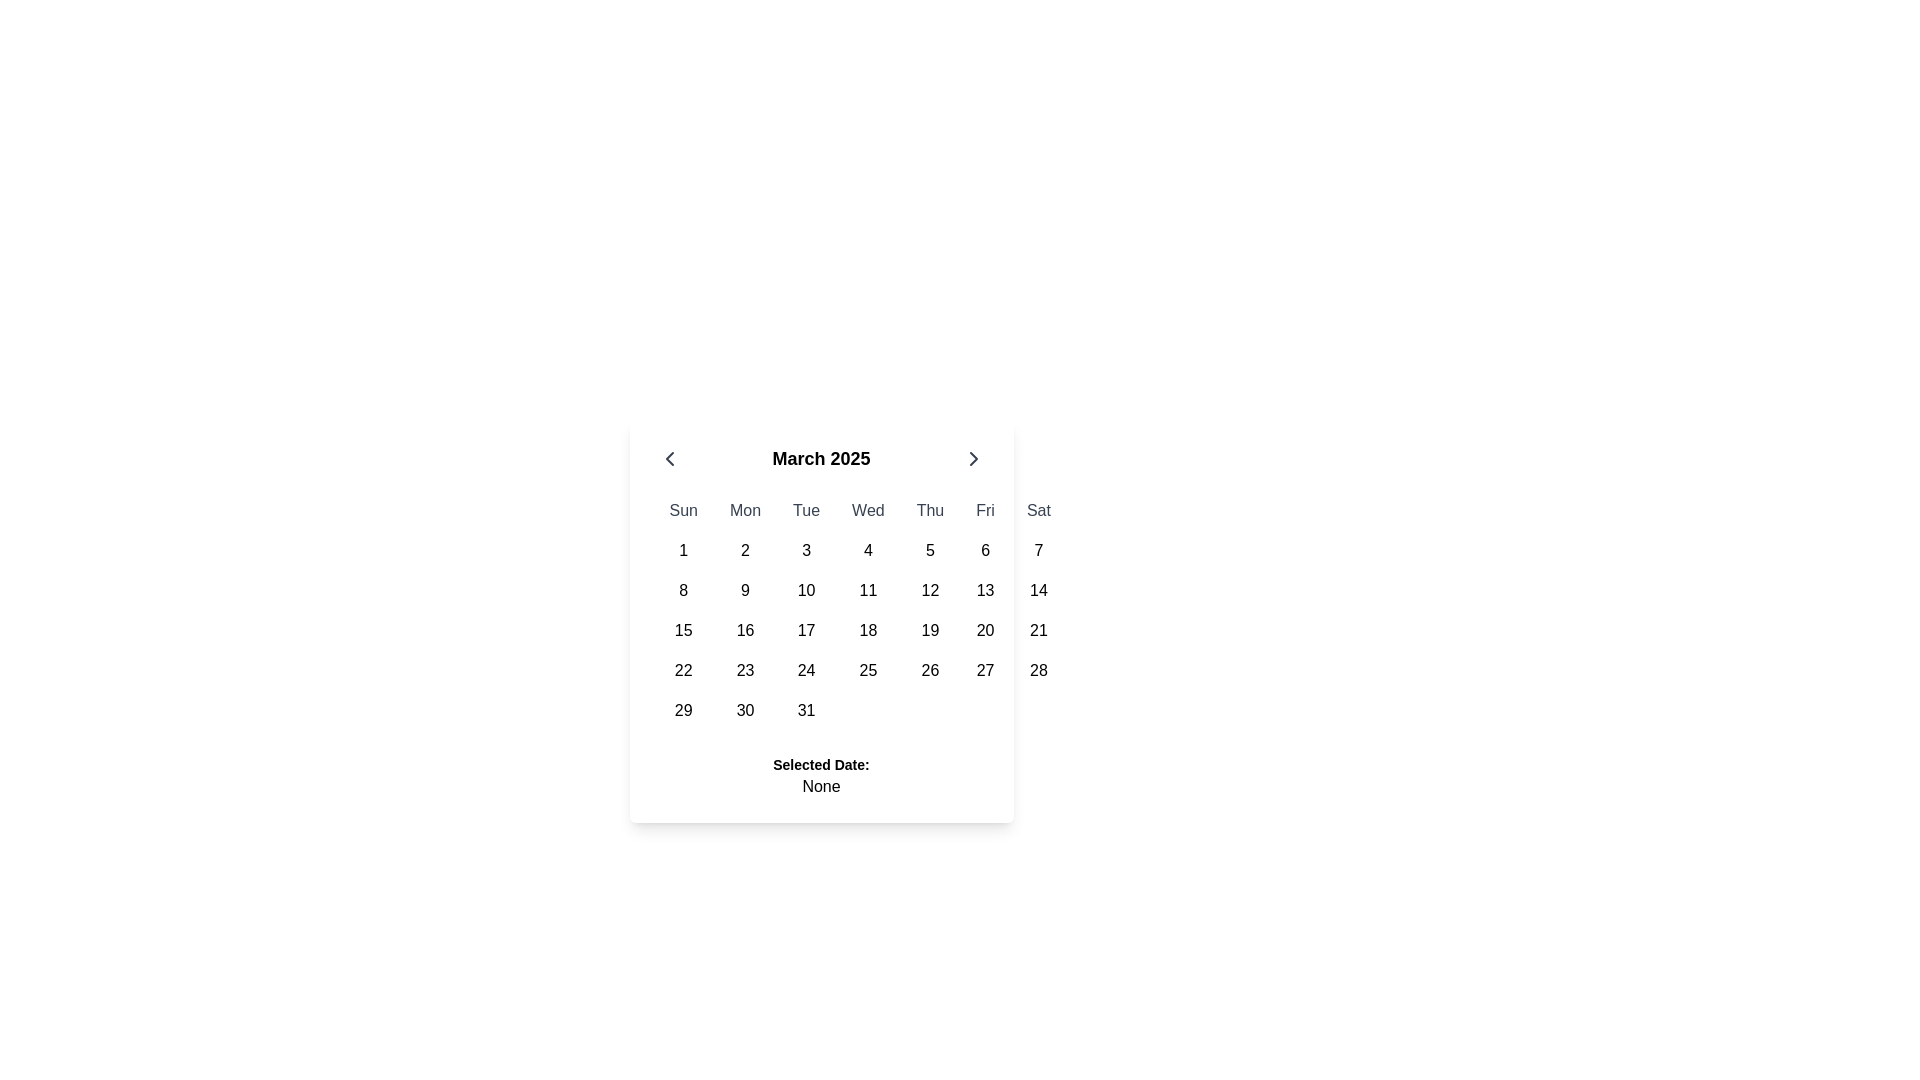  What do you see at coordinates (683, 589) in the screenshot?
I see `the button-like element displaying the number '8' in a calendar` at bounding box center [683, 589].